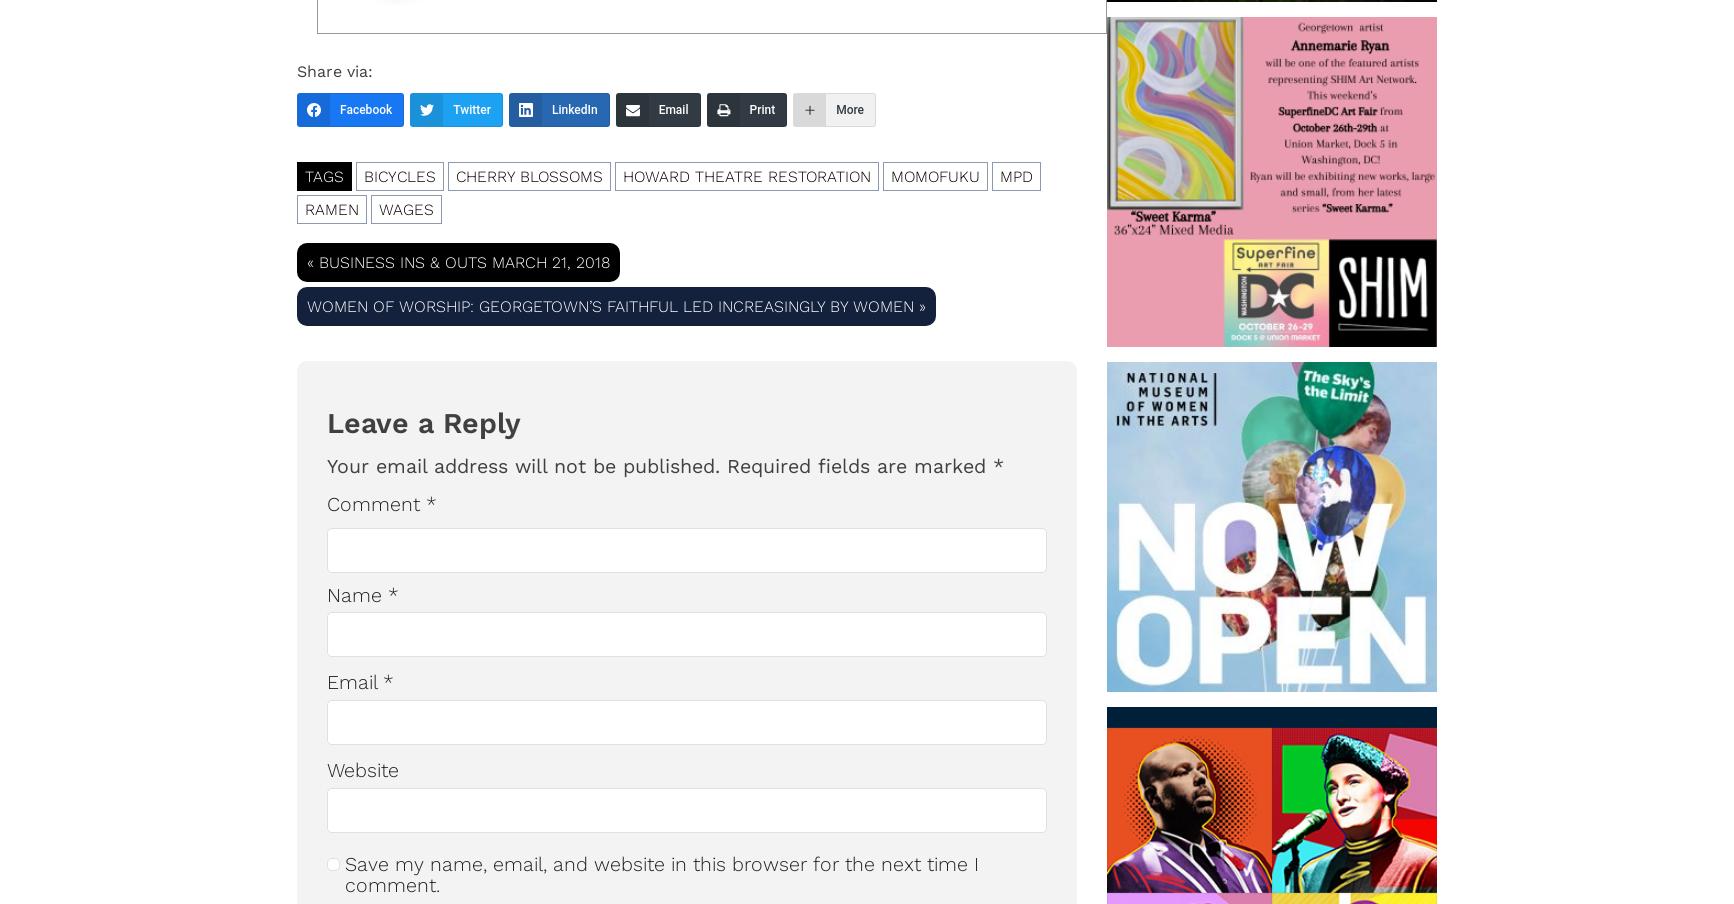 This screenshot has height=904, width=1734. Describe the element at coordinates (746, 175) in the screenshot. I see `'Howard Theatre Restoration'` at that location.